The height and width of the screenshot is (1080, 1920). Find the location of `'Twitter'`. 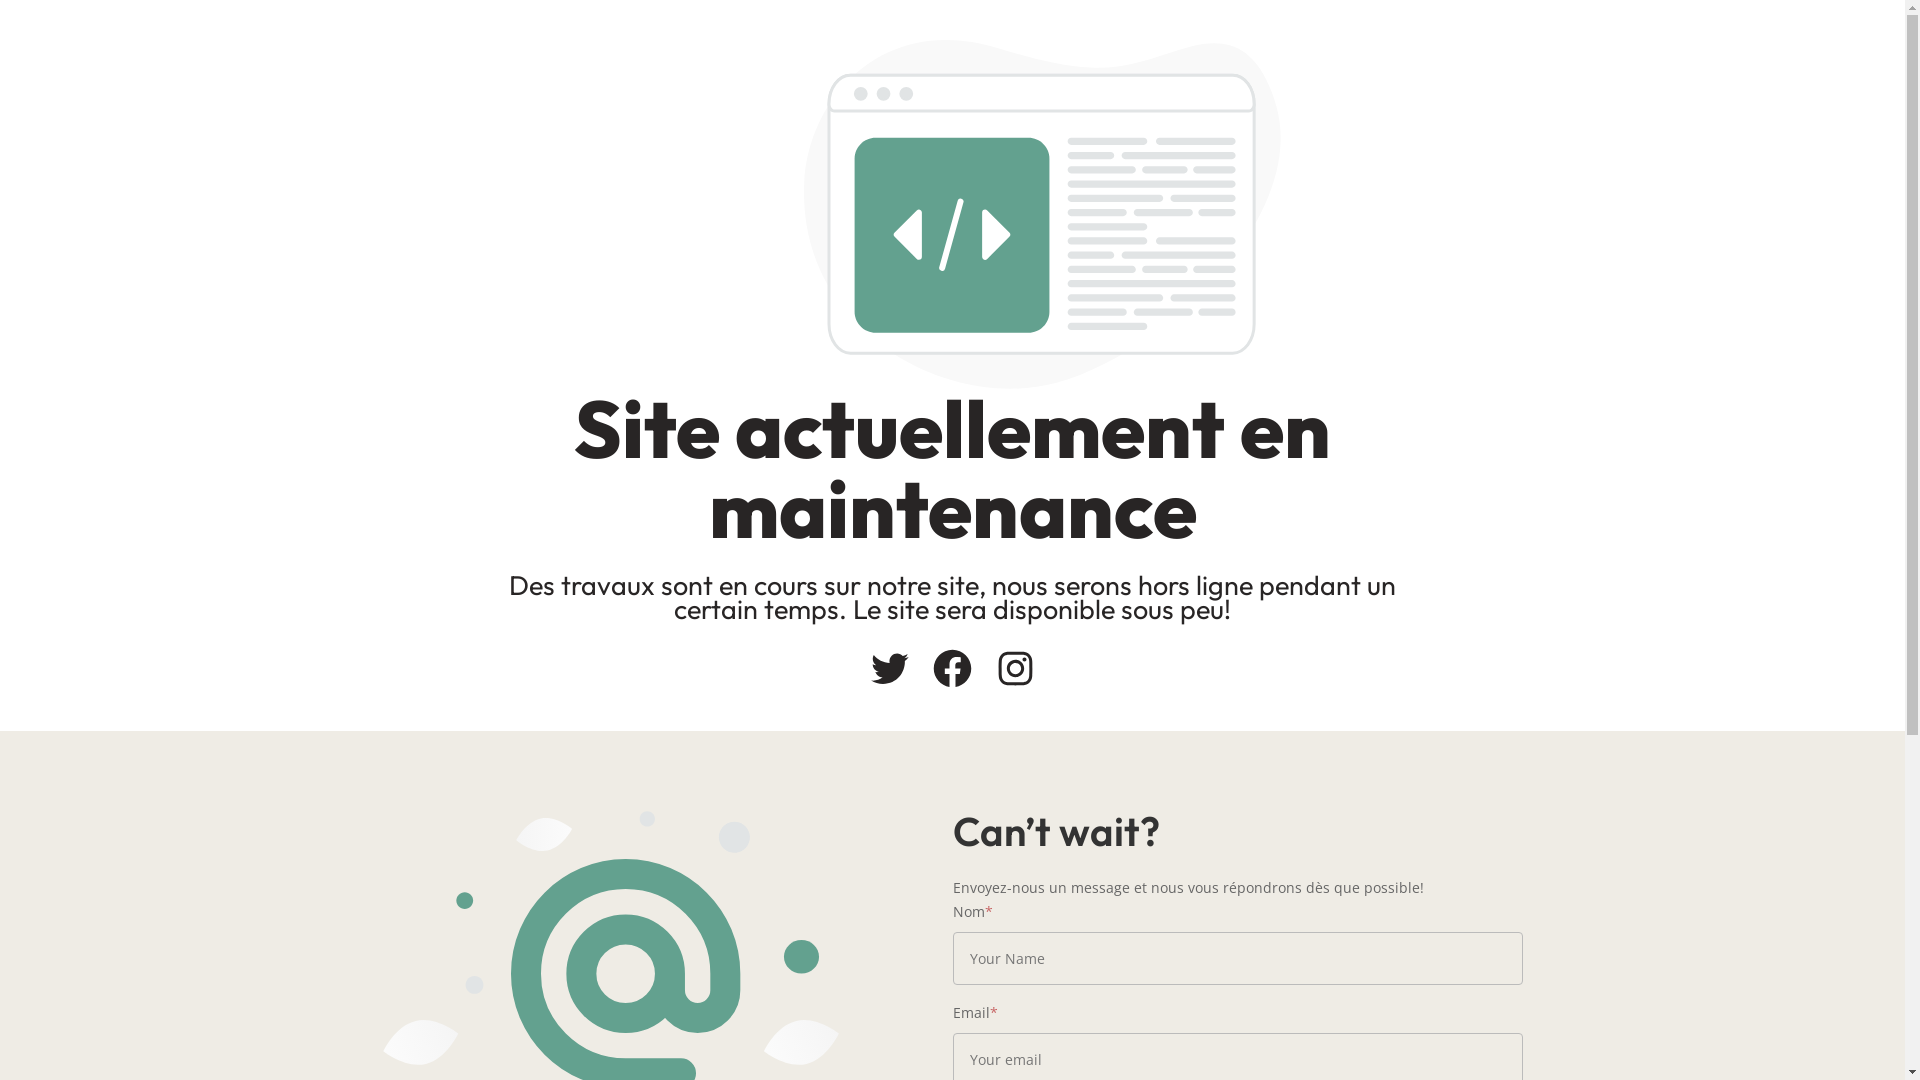

'Twitter' is located at coordinates (867, 668).